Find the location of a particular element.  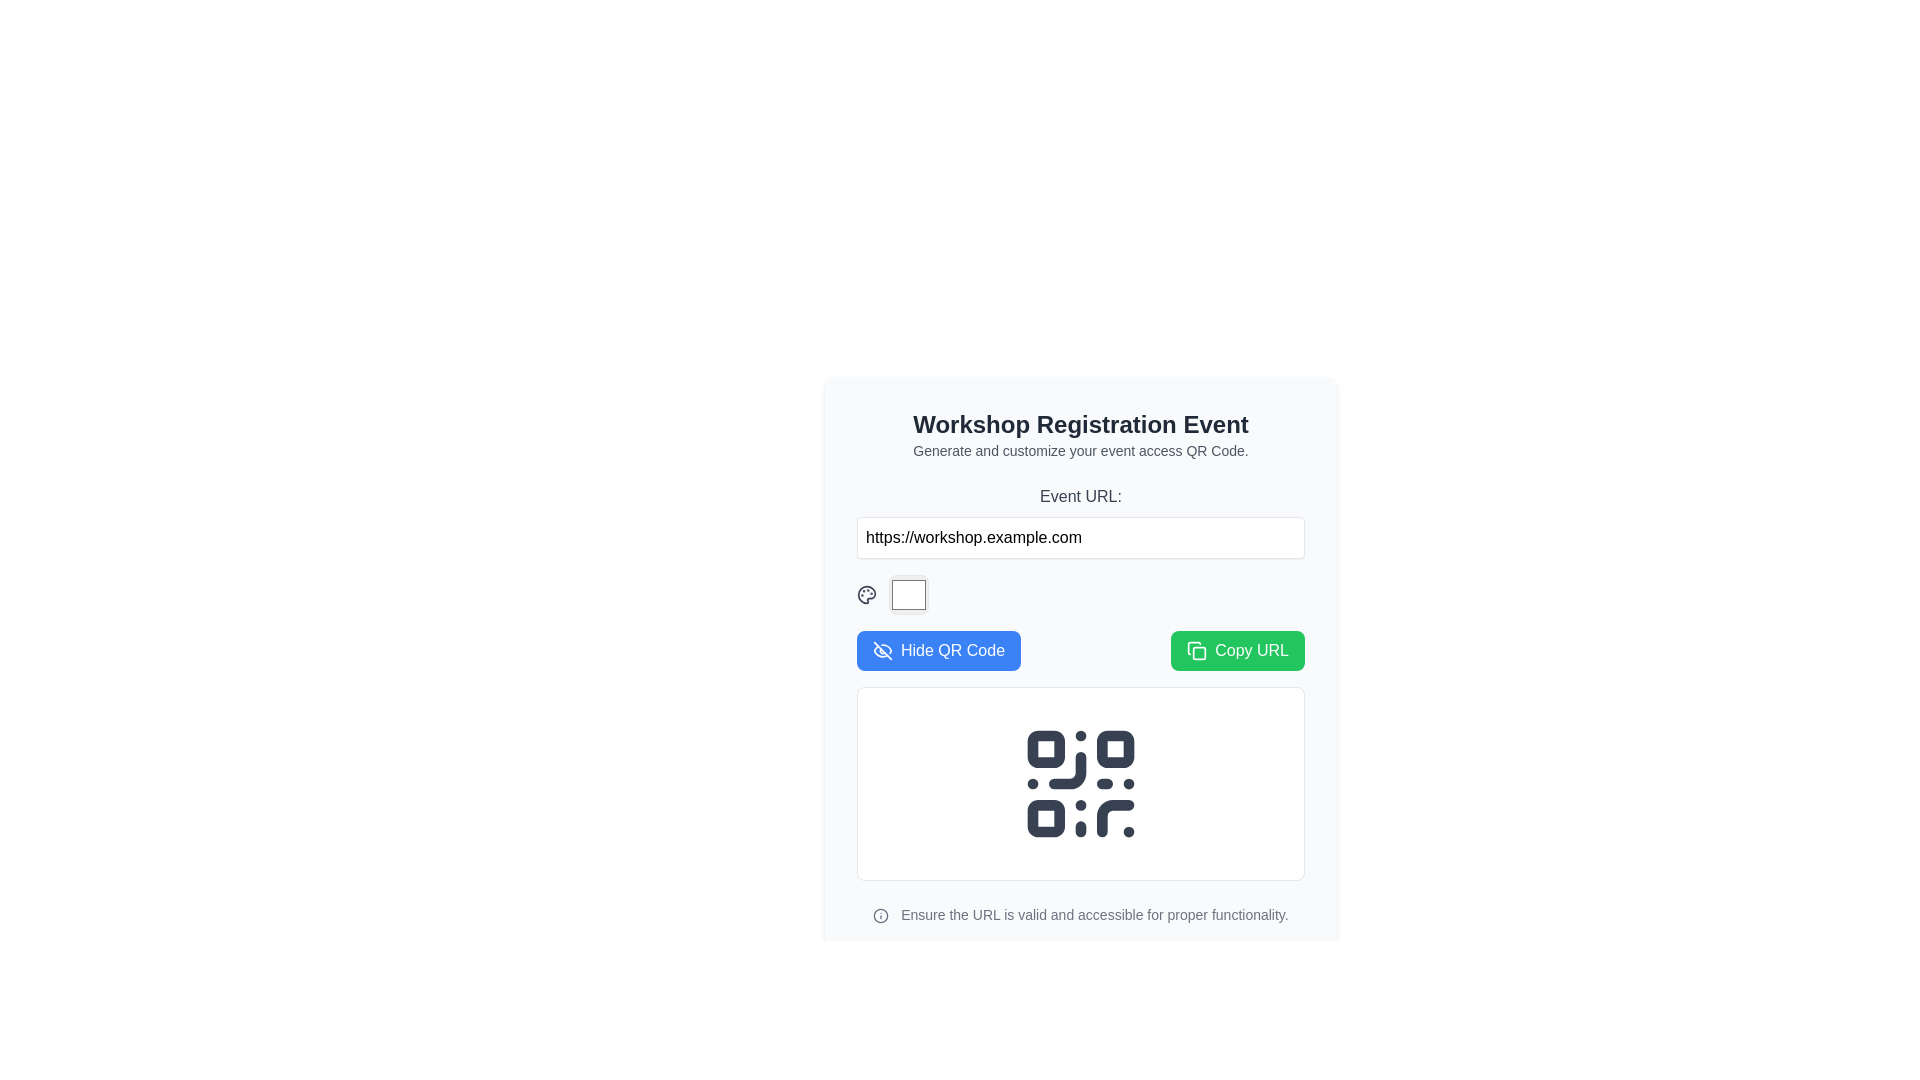

the text label displaying 'Event URL:' which is styled in gray and positioned above the input field is located at coordinates (1079, 496).